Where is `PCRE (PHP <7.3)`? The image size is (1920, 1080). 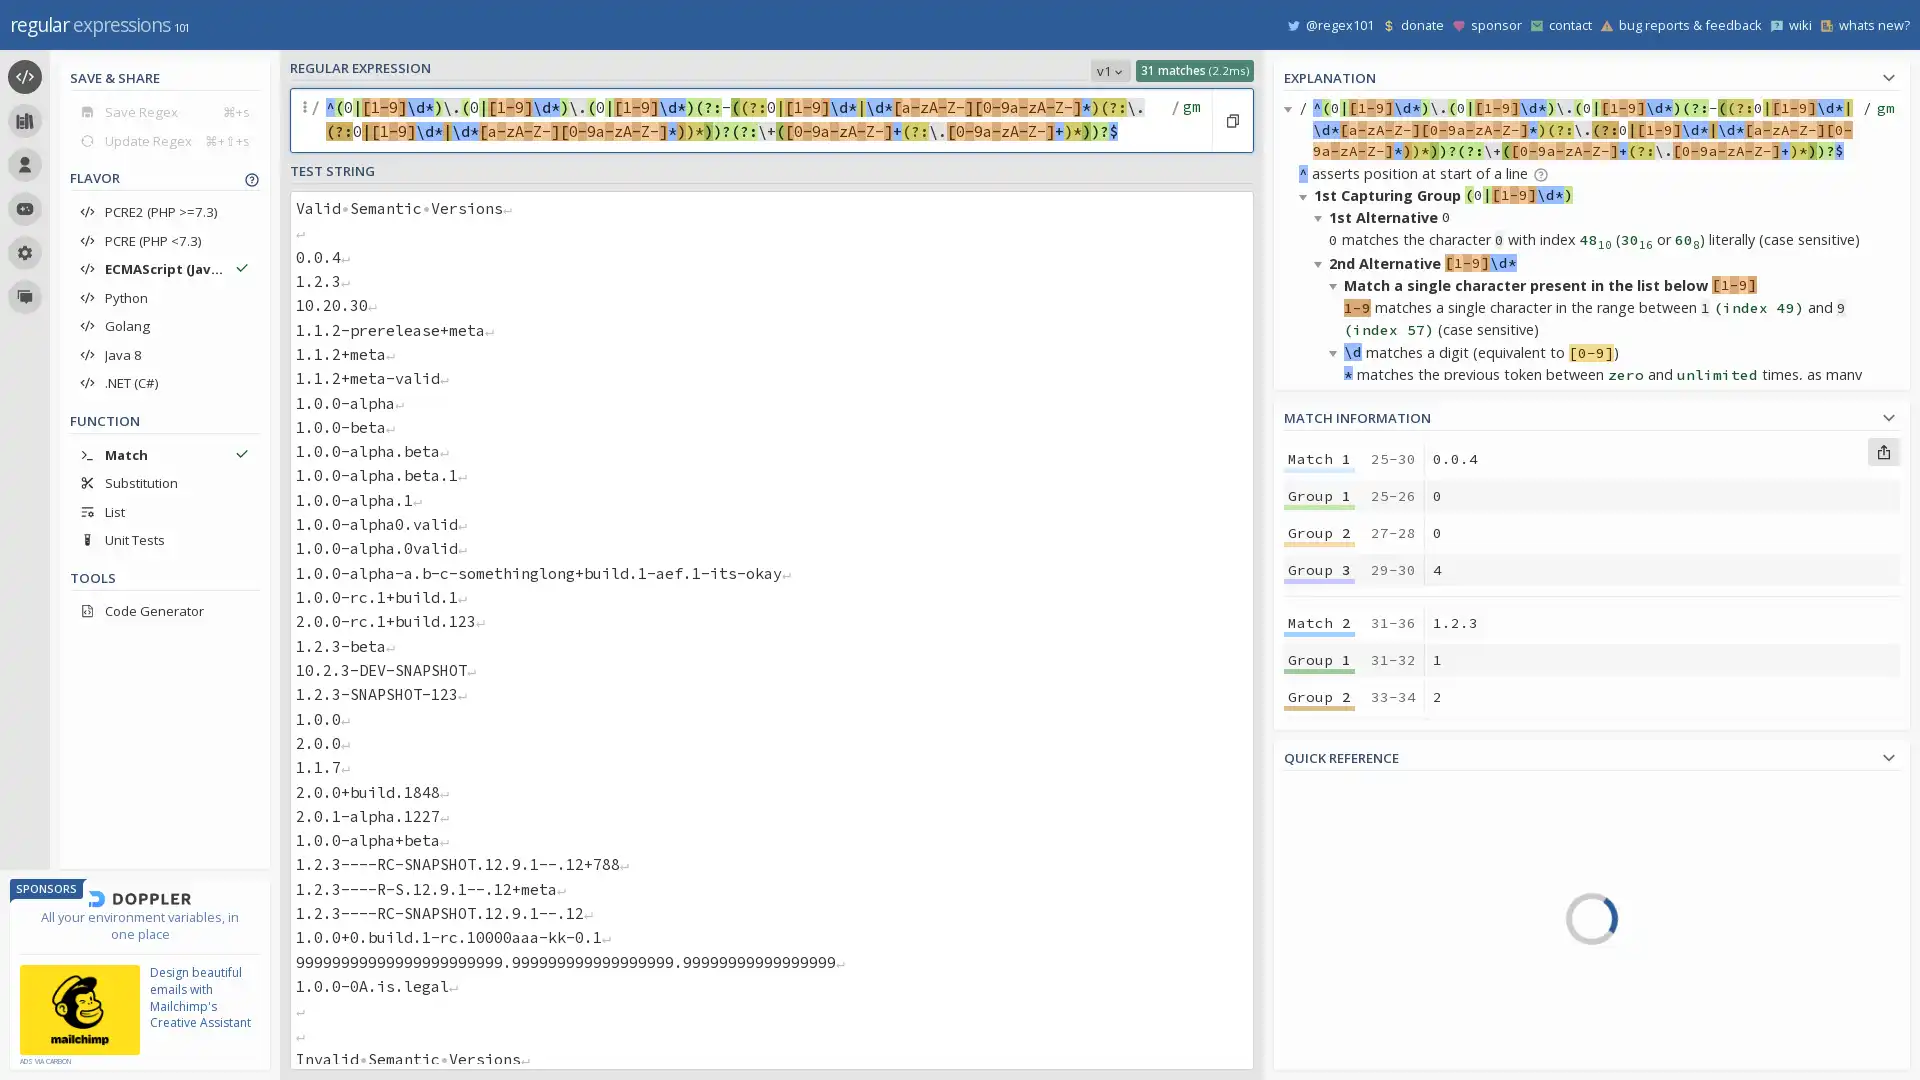 PCRE (PHP <7.3) is located at coordinates (164, 239).